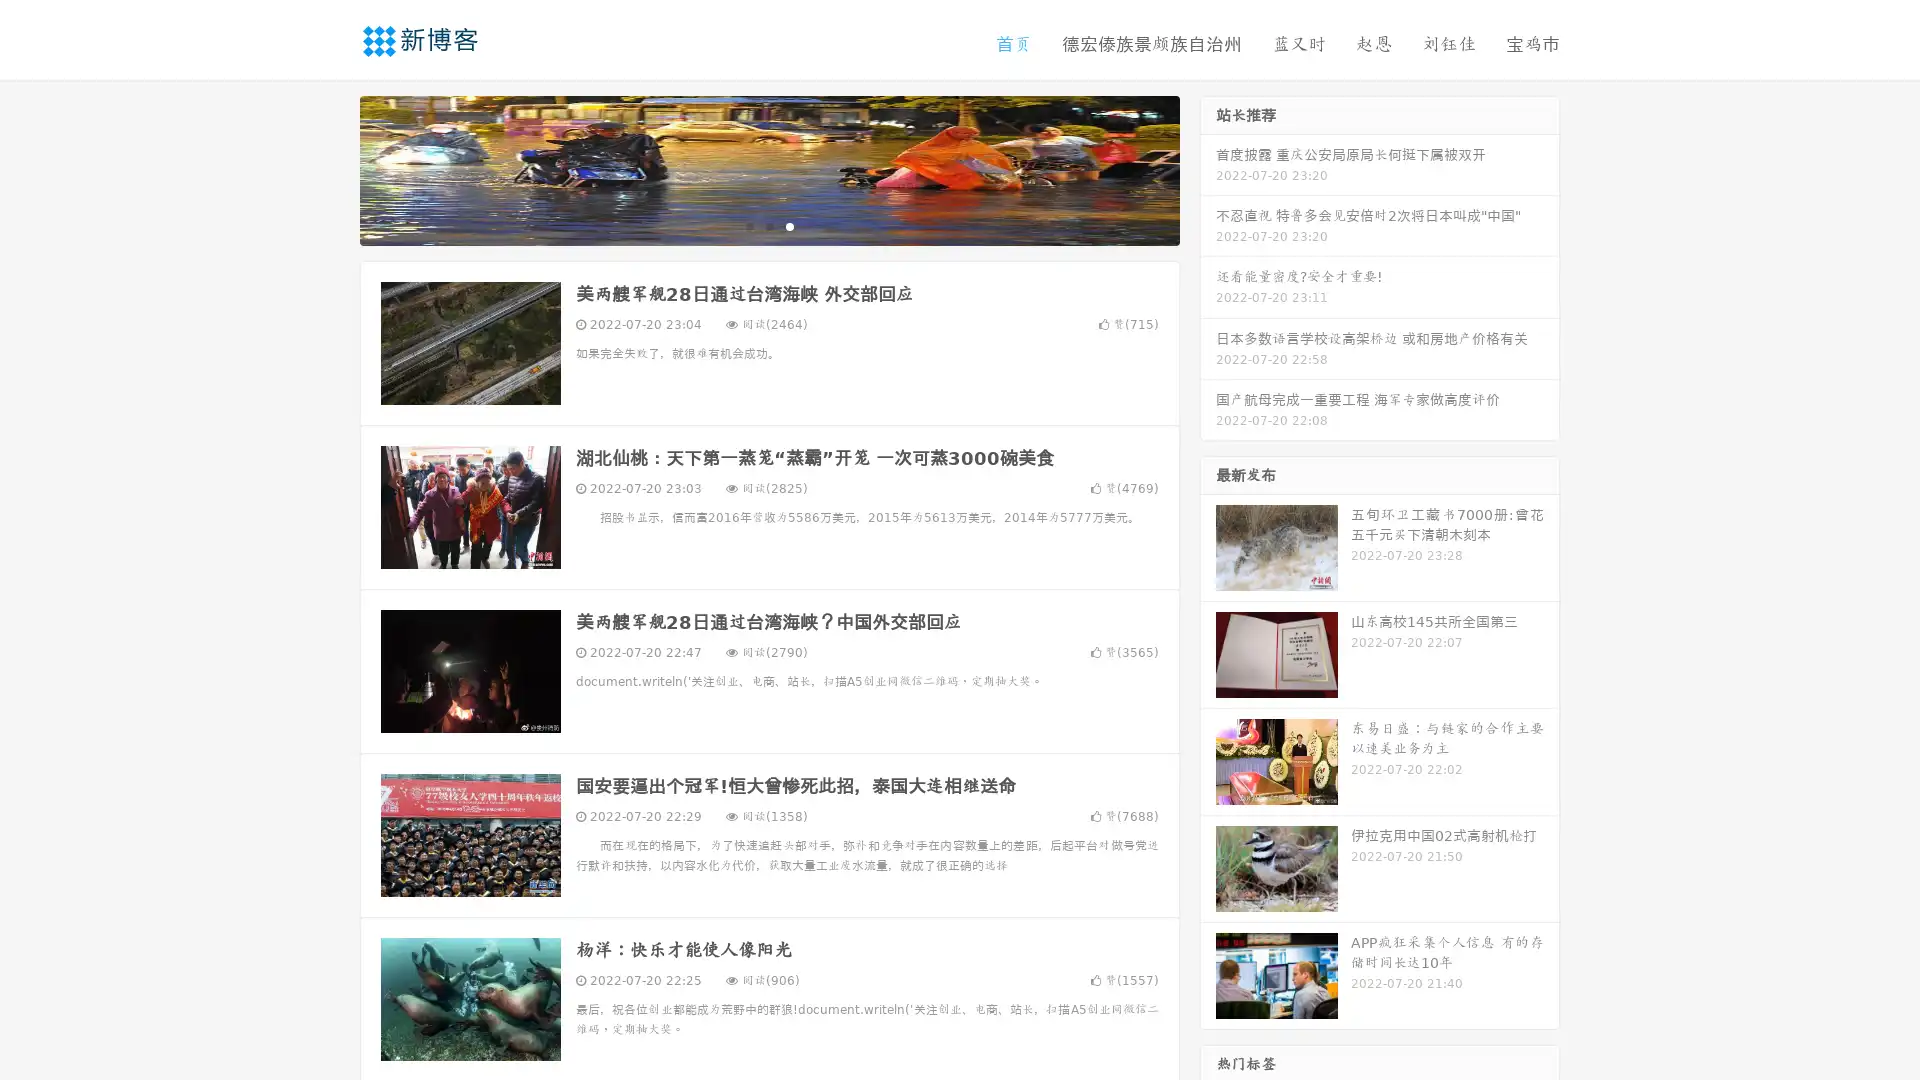 The image size is (1920, 1080). I want to click on Next slide, so click(1208, 168).